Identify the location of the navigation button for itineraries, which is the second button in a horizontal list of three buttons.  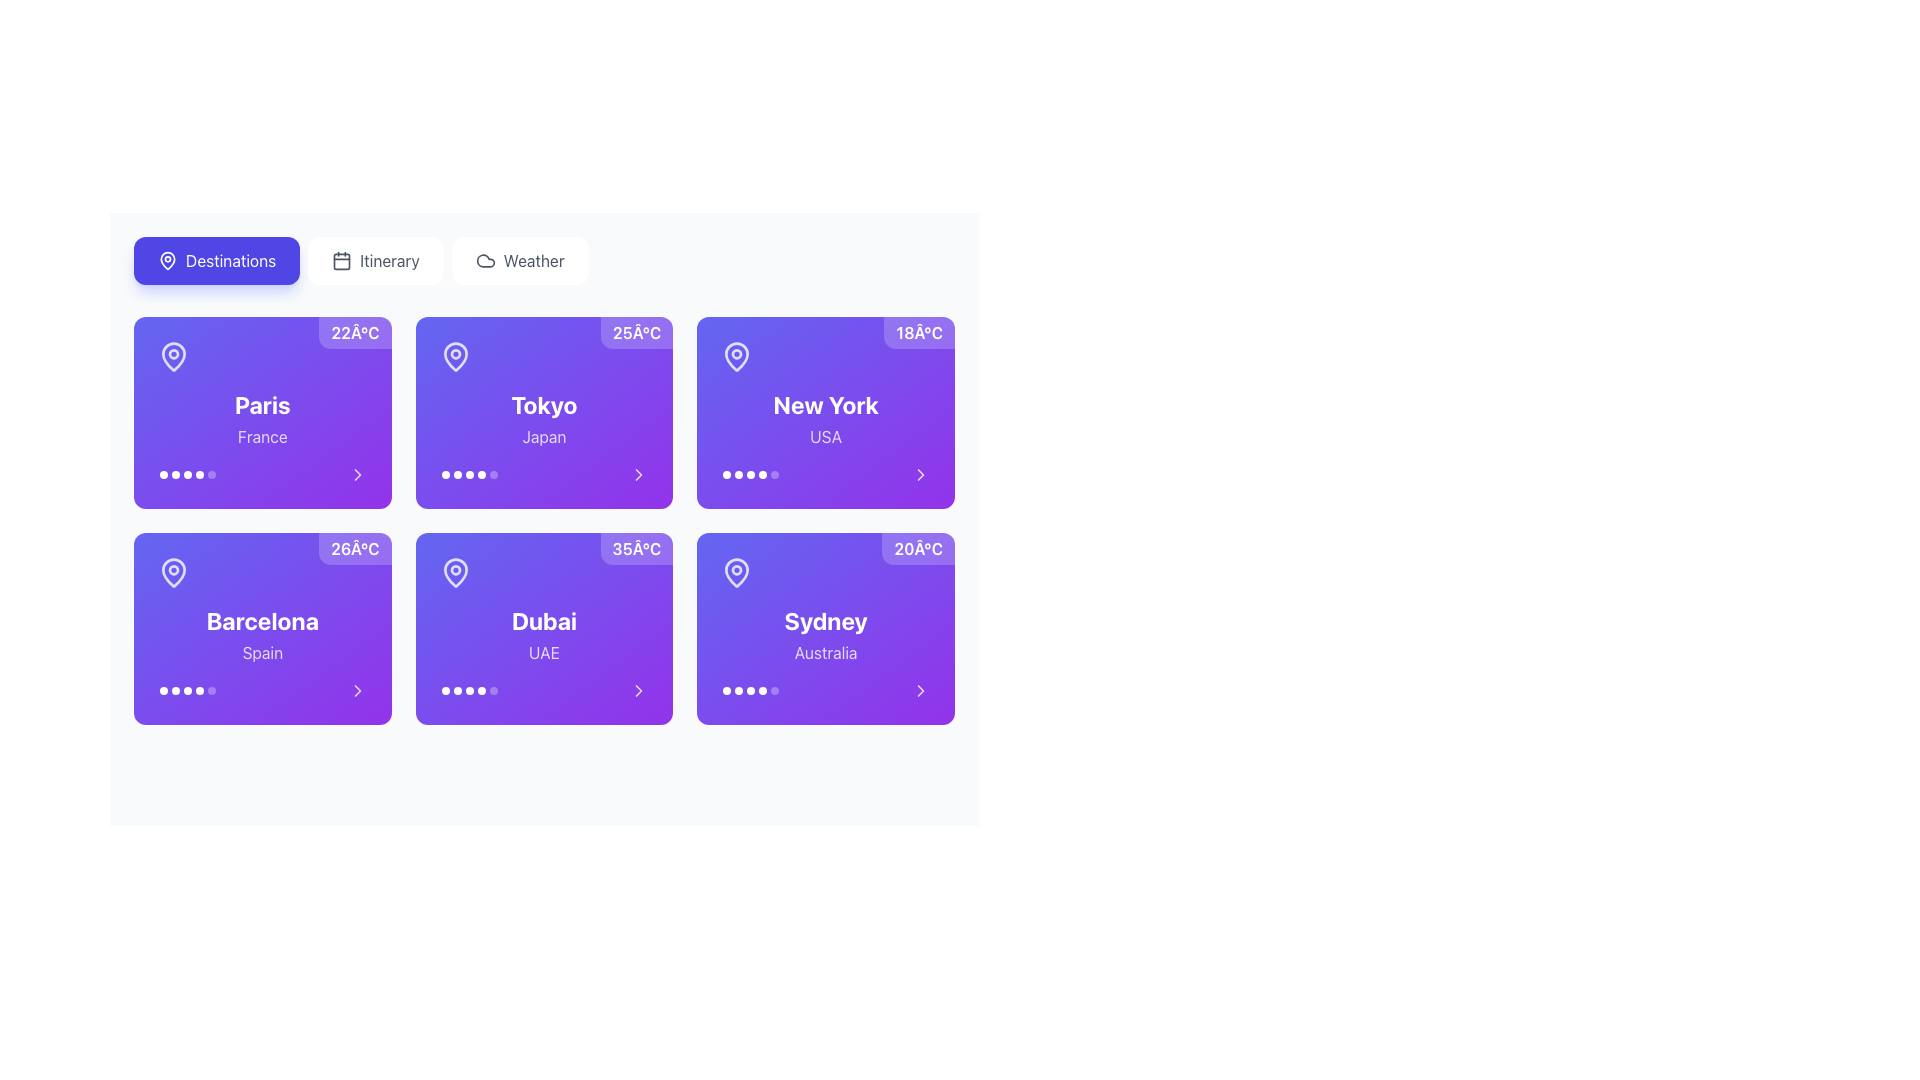
(375, 260).